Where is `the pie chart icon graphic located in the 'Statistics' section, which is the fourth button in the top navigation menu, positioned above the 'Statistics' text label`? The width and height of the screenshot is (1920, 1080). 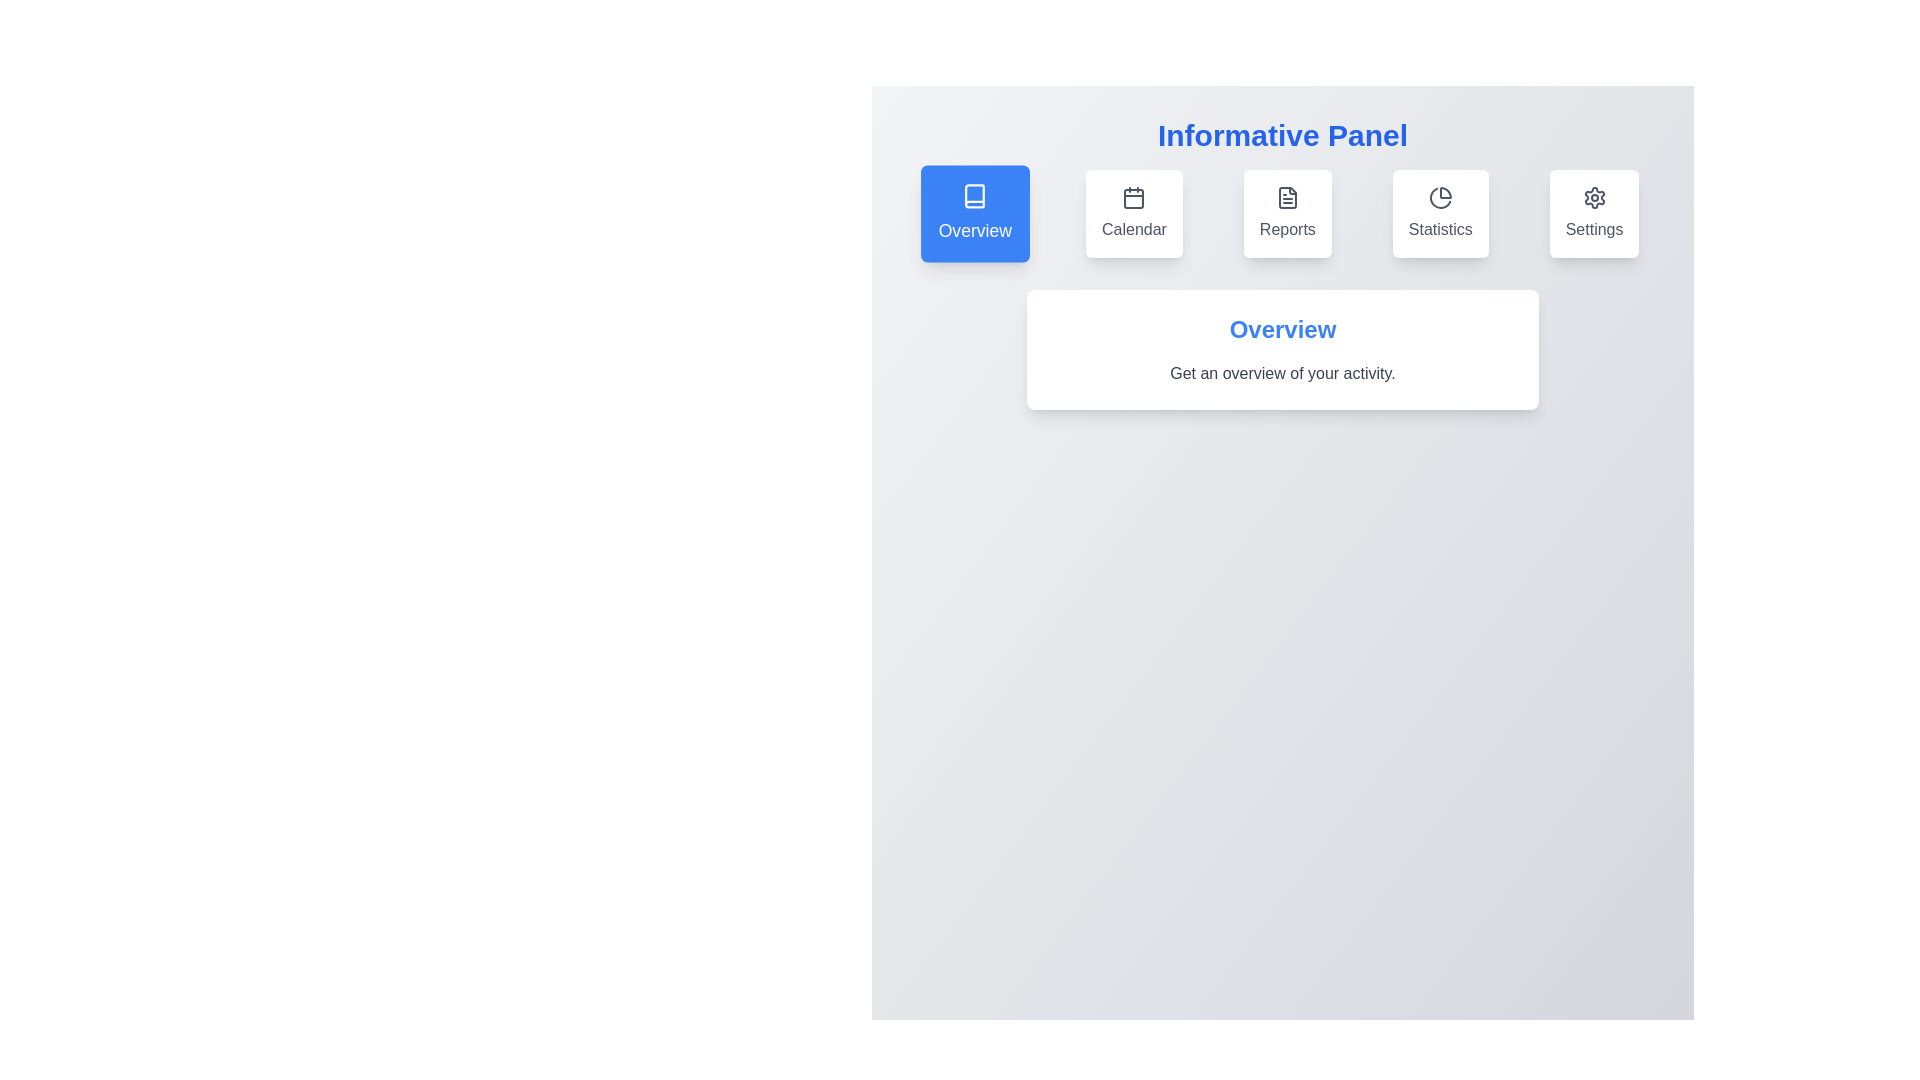
the pie chart icon graphic located in the 'Statistics' section, which is the fourth button in the top navigation menu, positioned above the 'Statistics' text label is located at coordinates (1440, 197).